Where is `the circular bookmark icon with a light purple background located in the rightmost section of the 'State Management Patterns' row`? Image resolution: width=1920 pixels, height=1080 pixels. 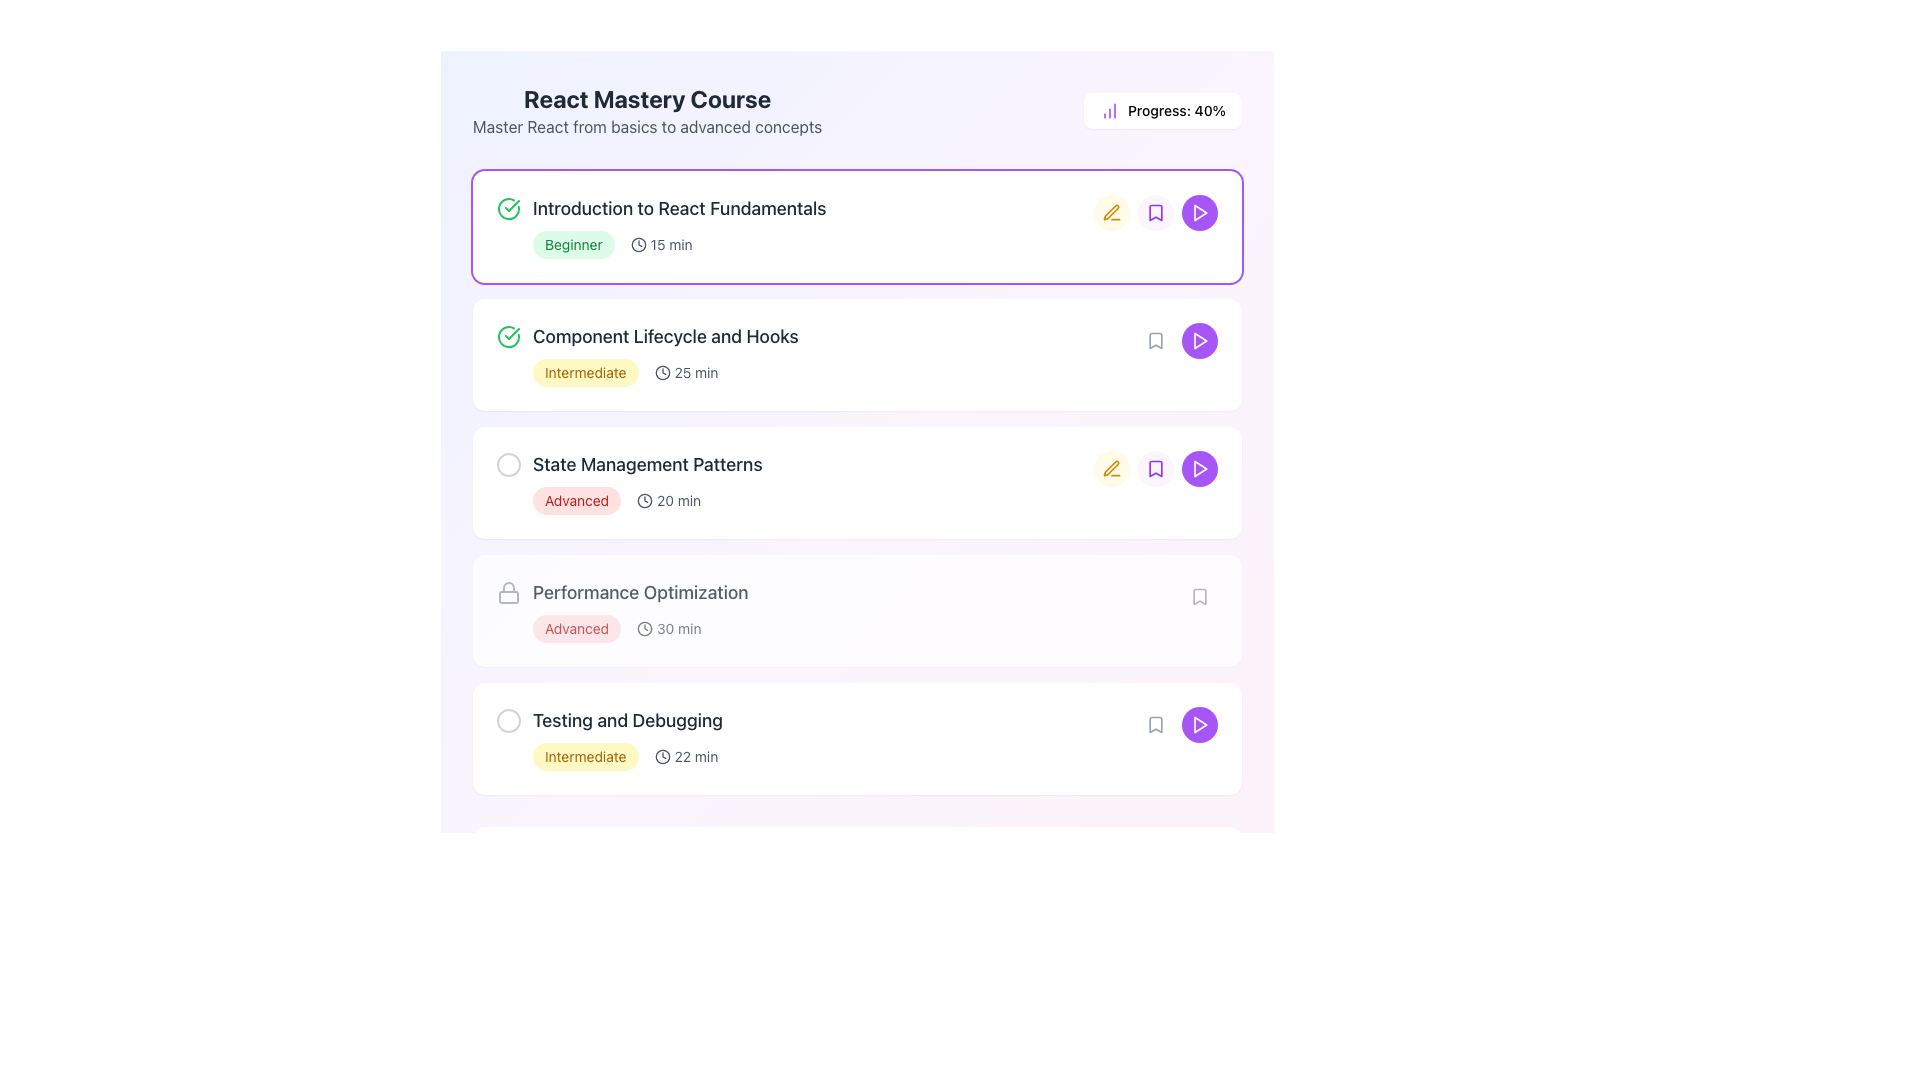 the circular bookmark icon with a light purple background located in the rightmost section of the 'State Management Patterns' row is located at coordinates (1156, 469).